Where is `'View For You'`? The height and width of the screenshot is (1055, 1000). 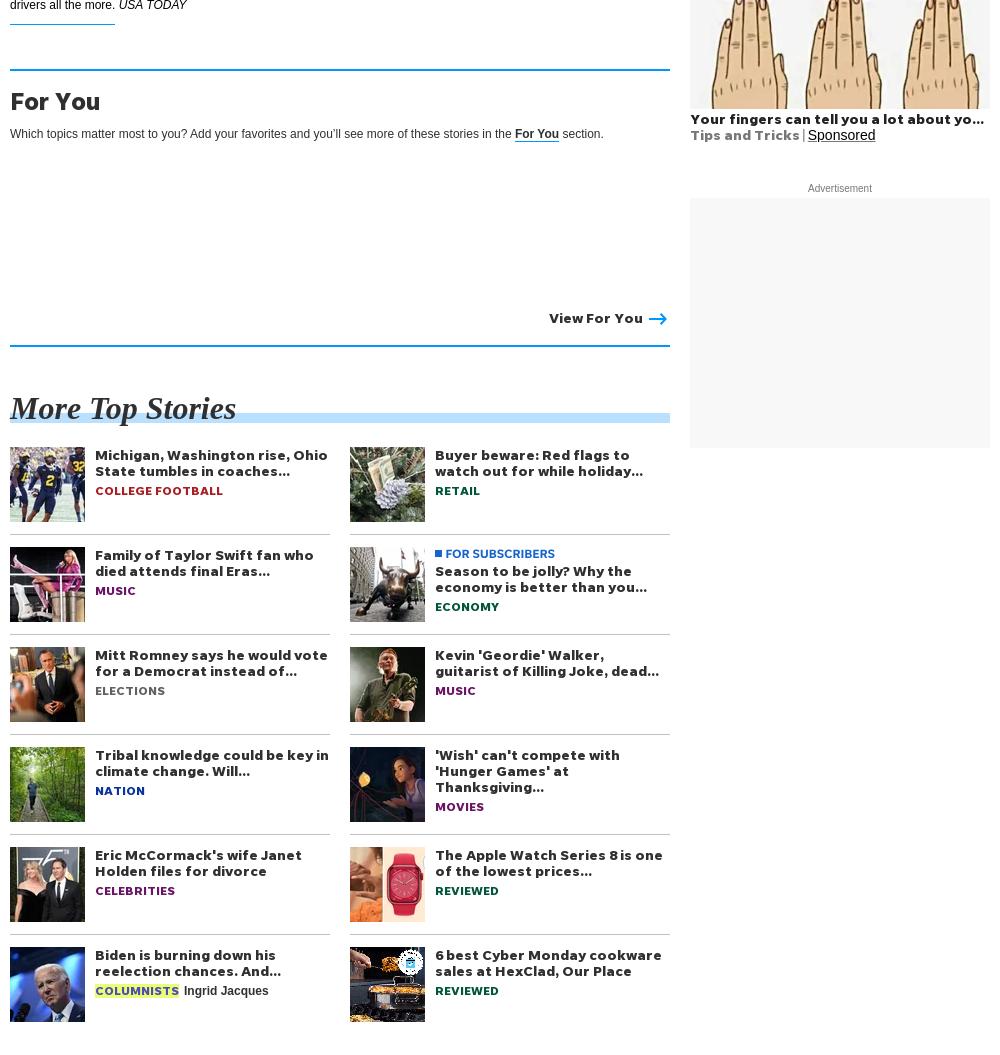 'View For You' is located at coordinates (595, 316).